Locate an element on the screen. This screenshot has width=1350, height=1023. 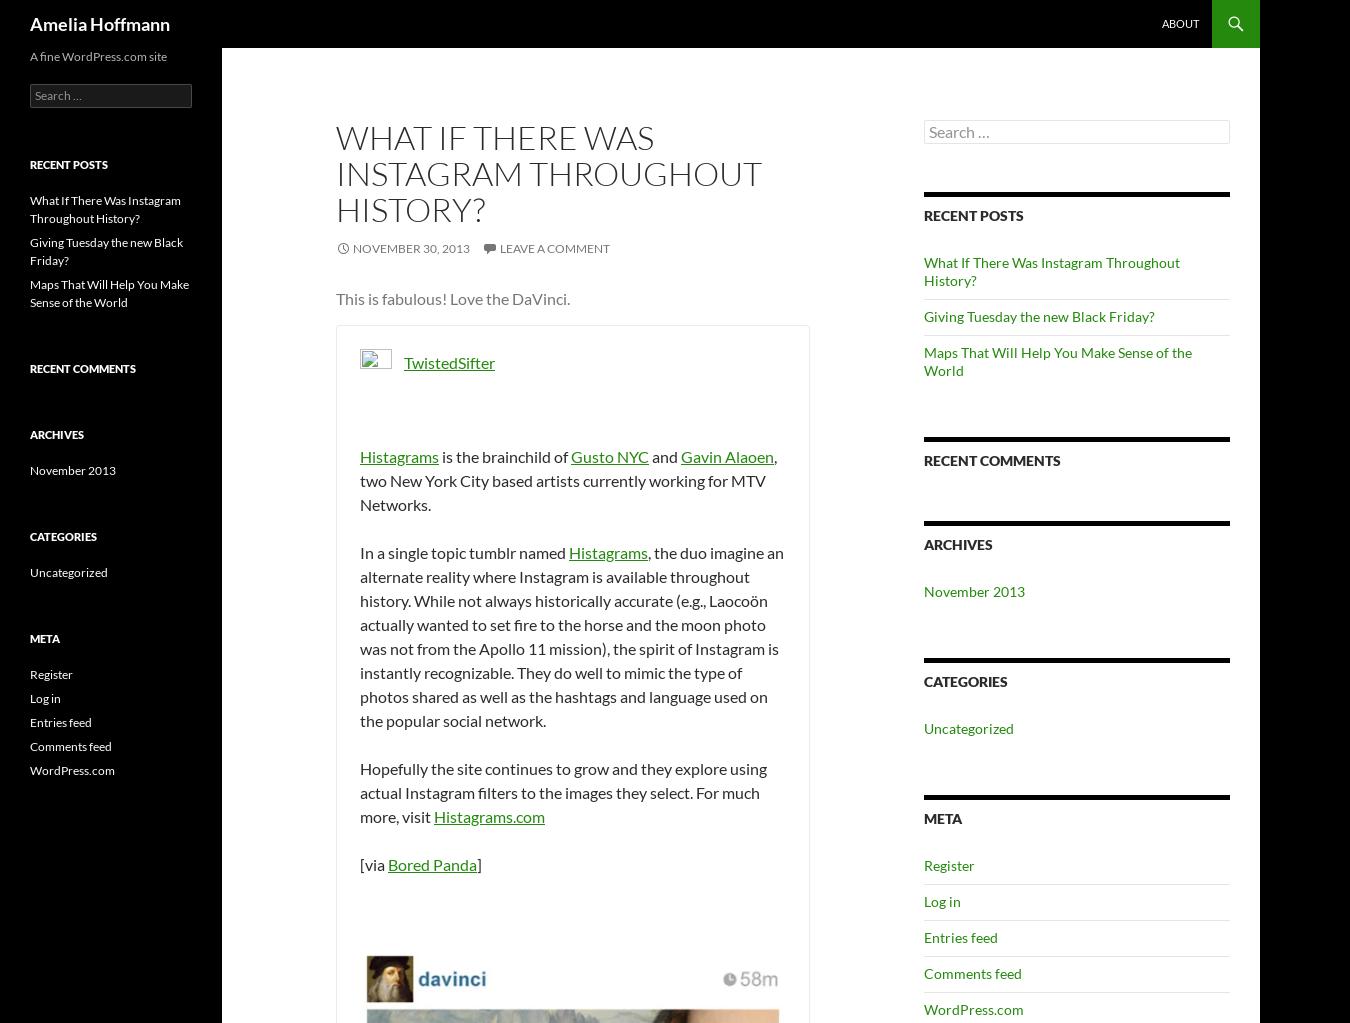
'Gavin Alaoen' is located at coordinates (726, 455).